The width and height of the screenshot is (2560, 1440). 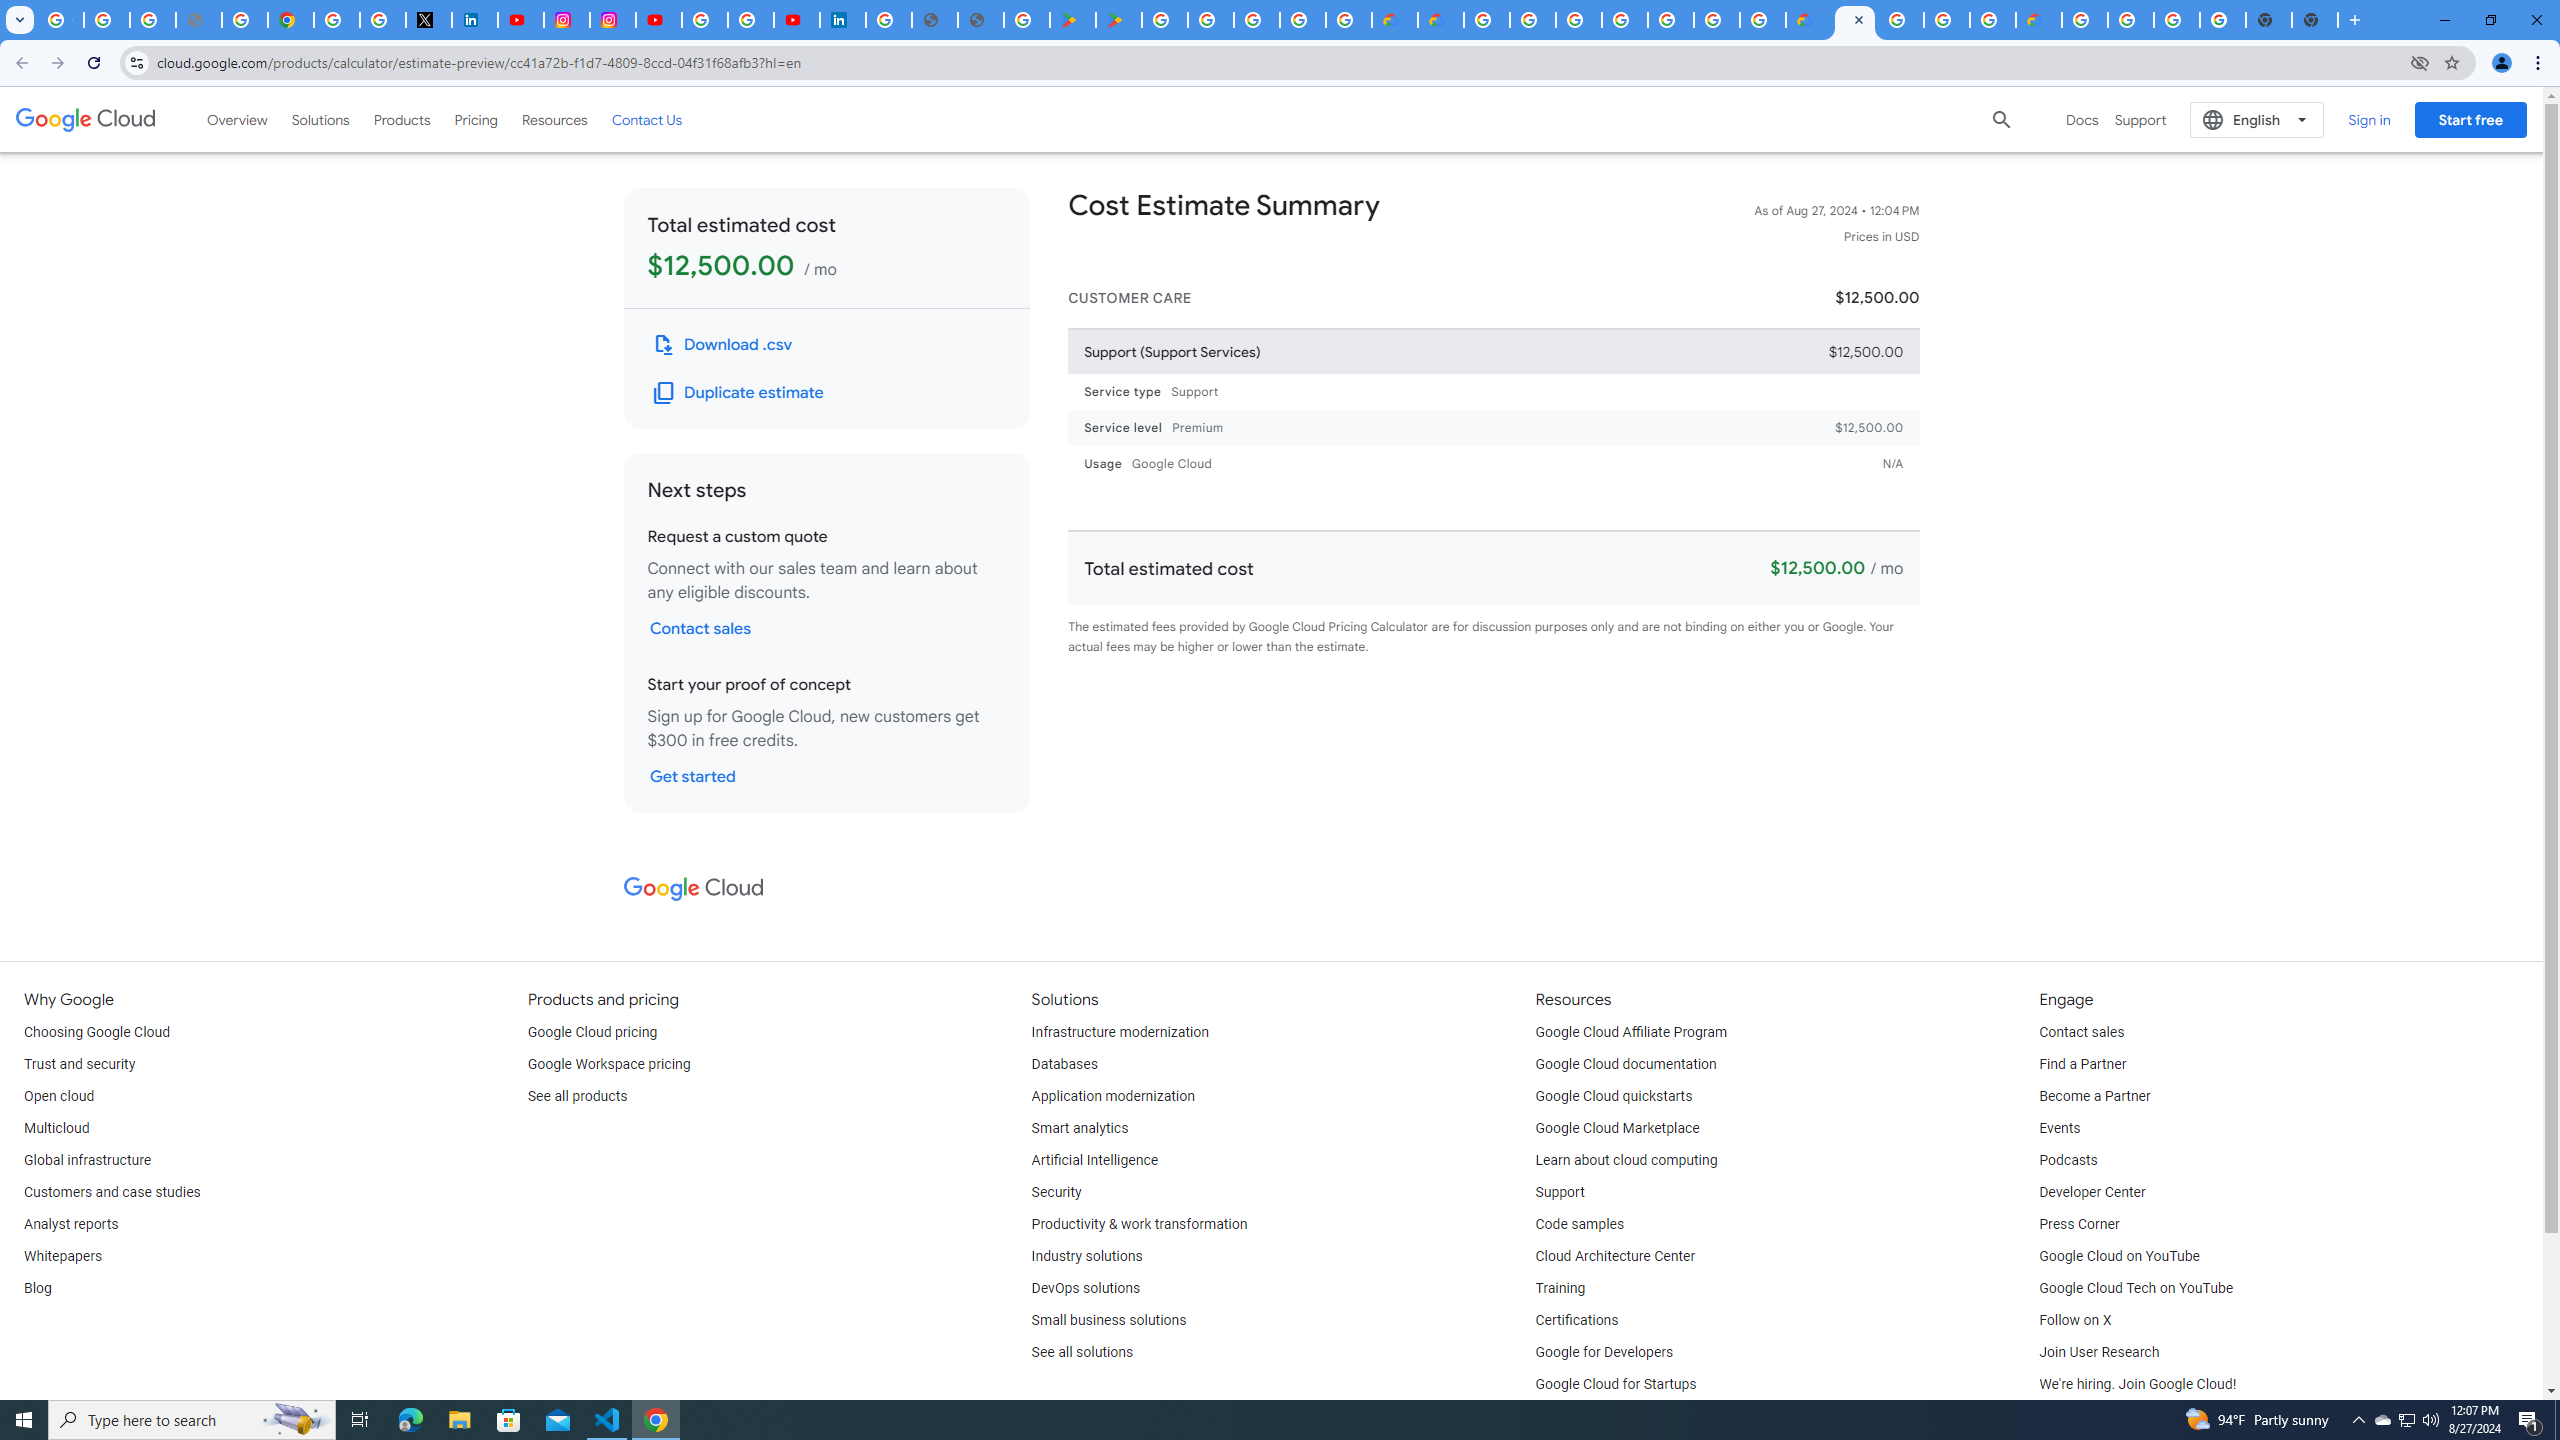 I want to click on 'Google Cloud documentation', so click(x=1626, y=1064).